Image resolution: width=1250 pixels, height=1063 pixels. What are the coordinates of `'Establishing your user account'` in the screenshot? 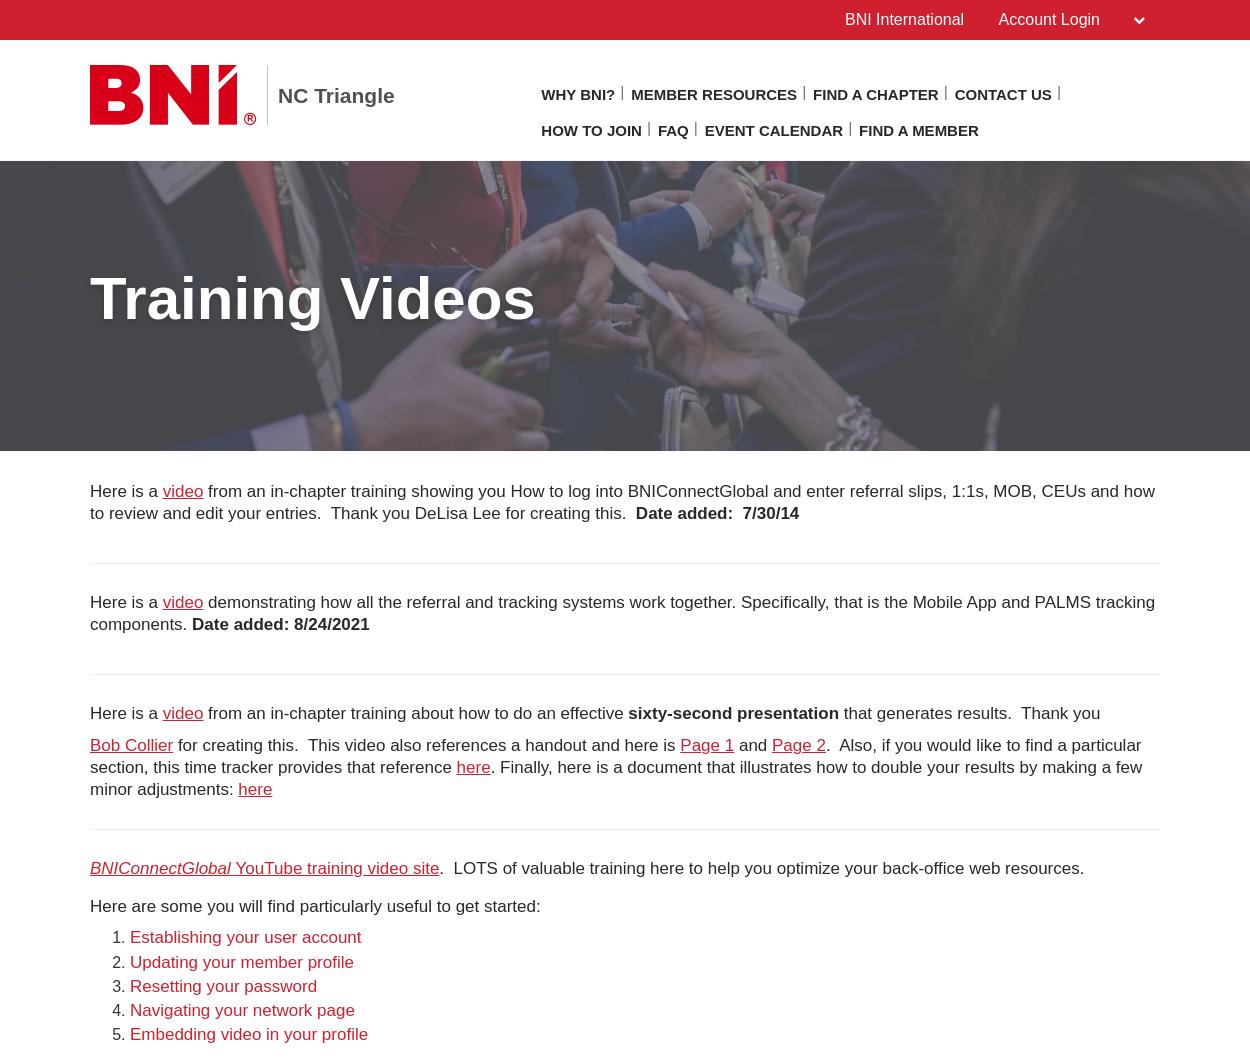 It's located at (130, 936).